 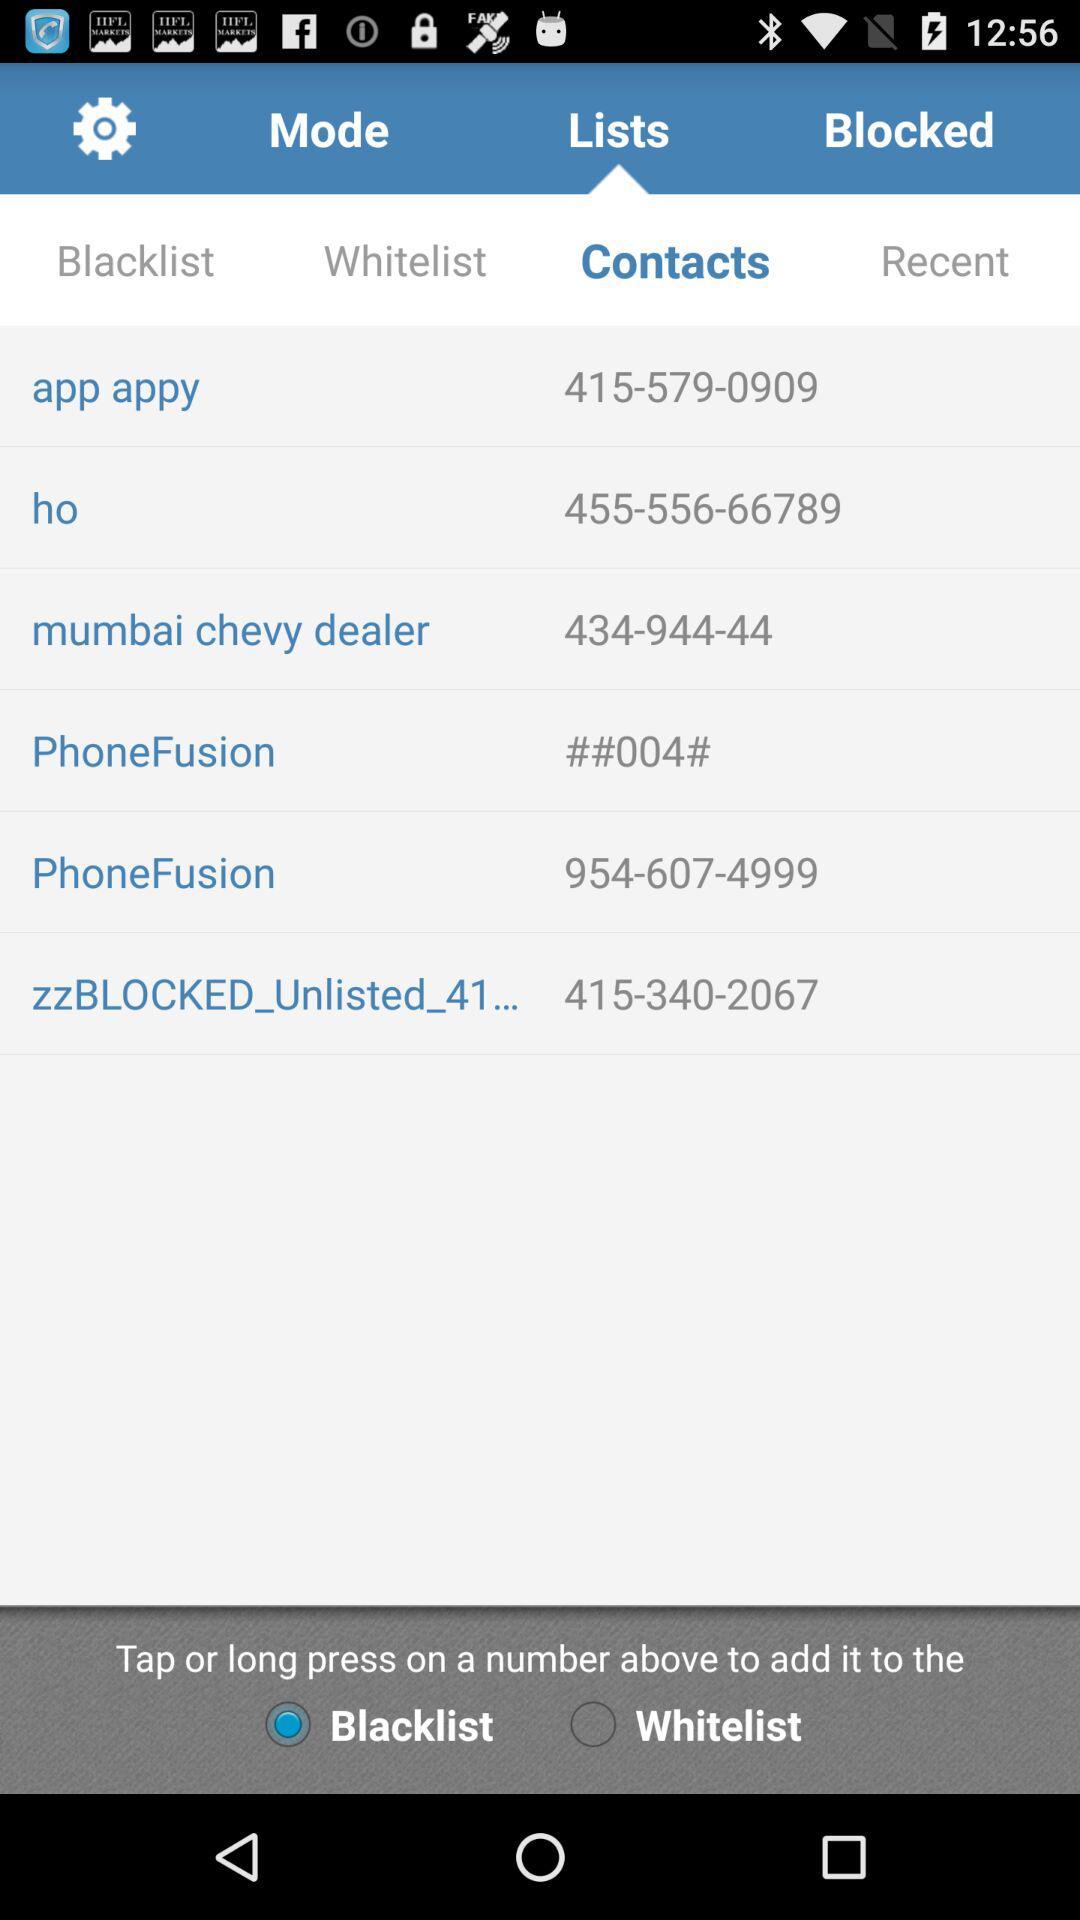 I want to click on the item below mumbai chevy dealer icon, so click(x=814, y=748).